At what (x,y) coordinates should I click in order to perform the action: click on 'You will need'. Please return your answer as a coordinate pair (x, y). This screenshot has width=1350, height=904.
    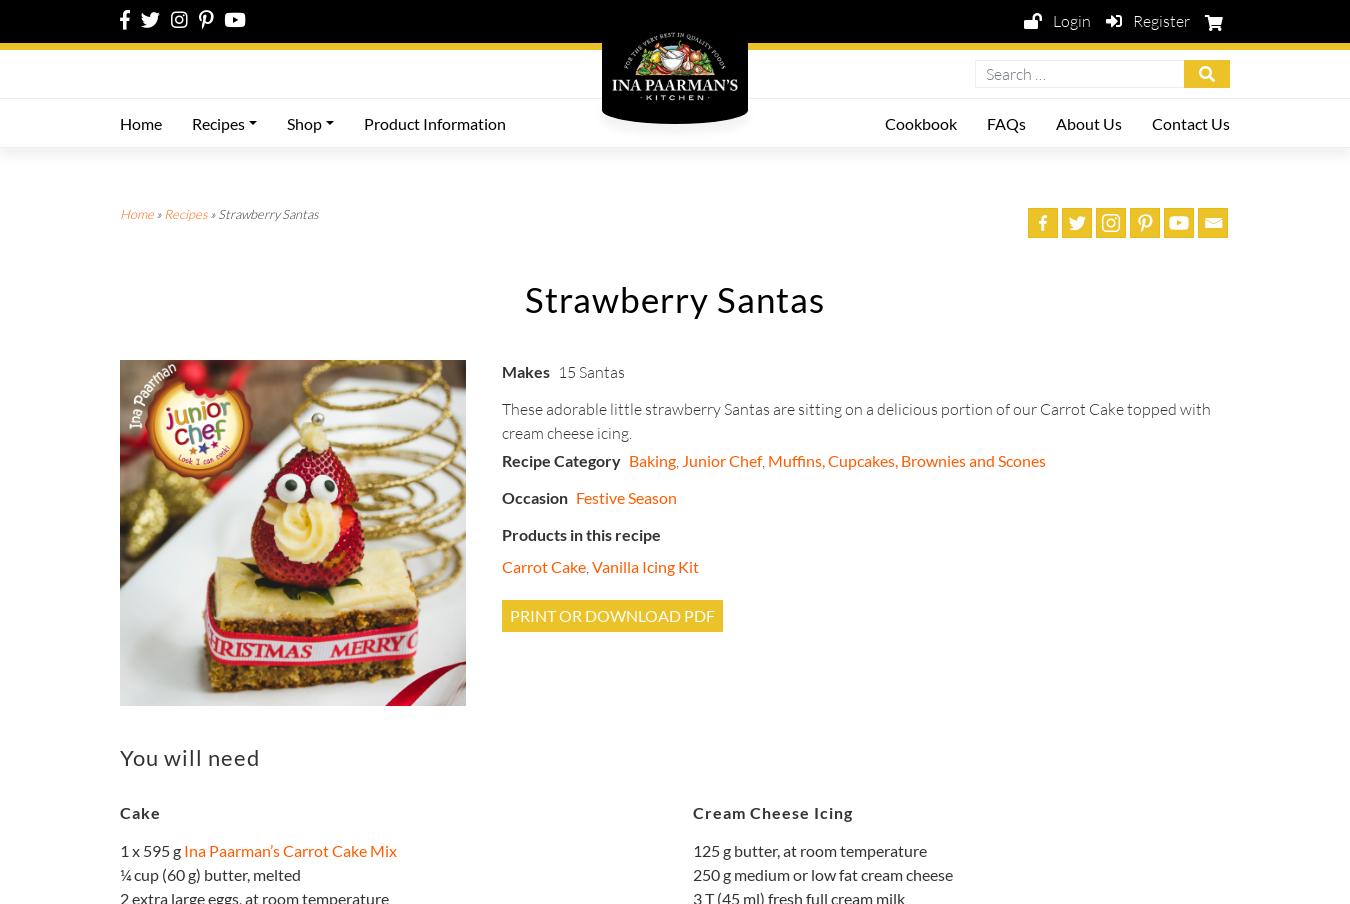
    Looking at the image, I should click on (189, 756).